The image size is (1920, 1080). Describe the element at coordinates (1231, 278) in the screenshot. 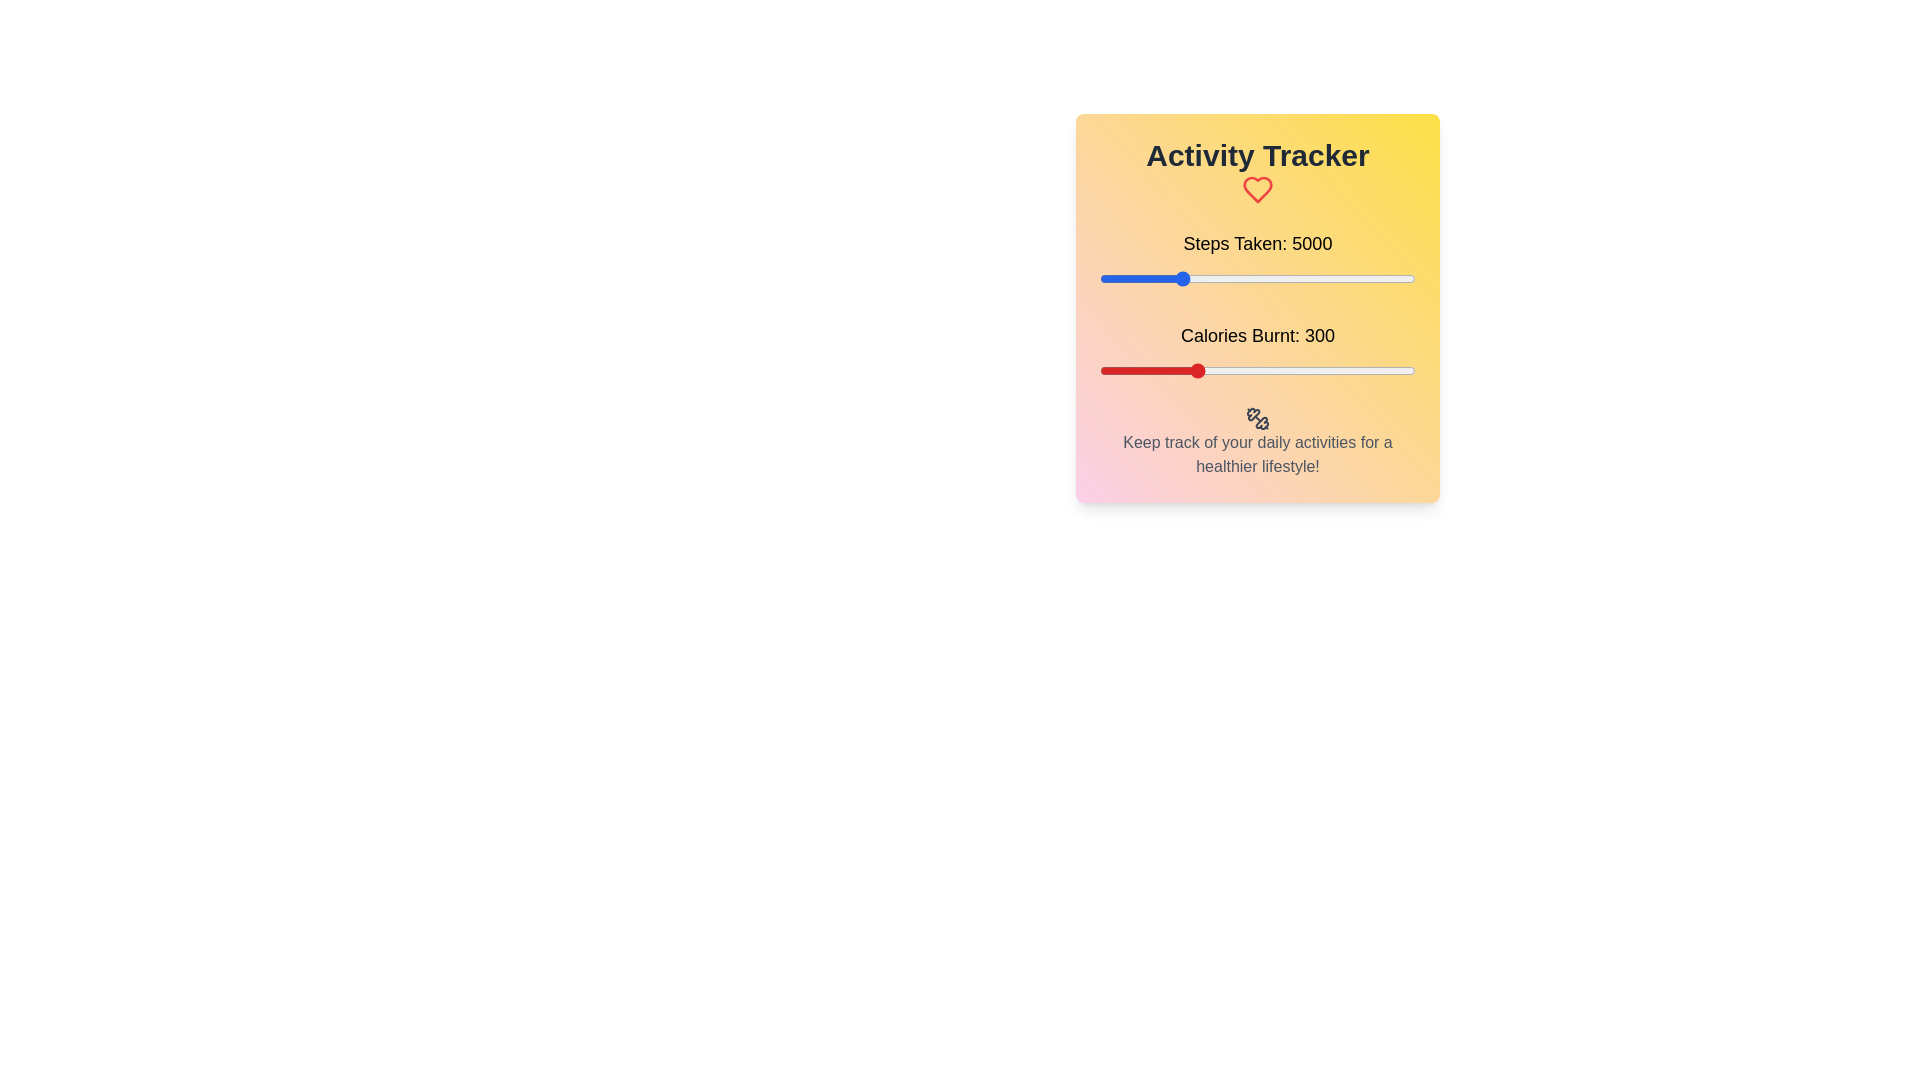

I see `steps taken` at that location.